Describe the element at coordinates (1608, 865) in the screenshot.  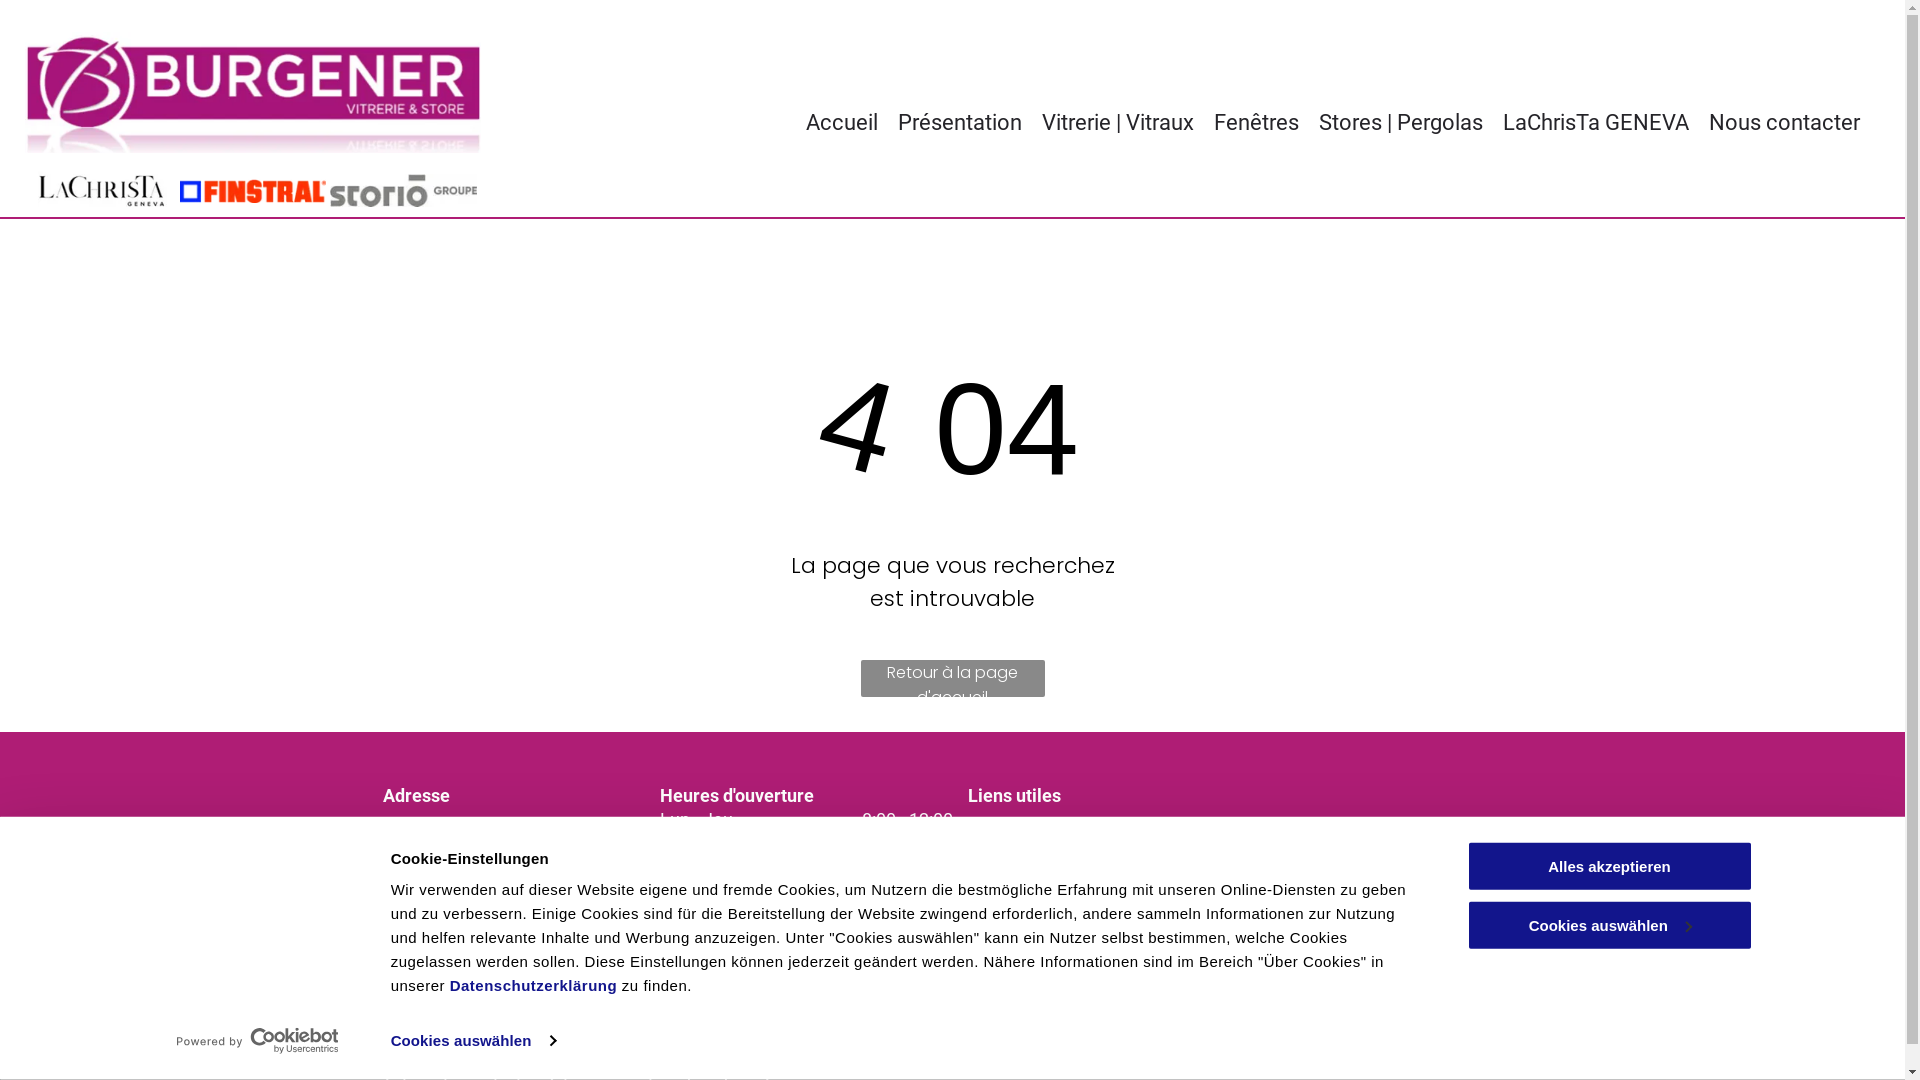
I see `'Alles akzeptieren'` at that location.